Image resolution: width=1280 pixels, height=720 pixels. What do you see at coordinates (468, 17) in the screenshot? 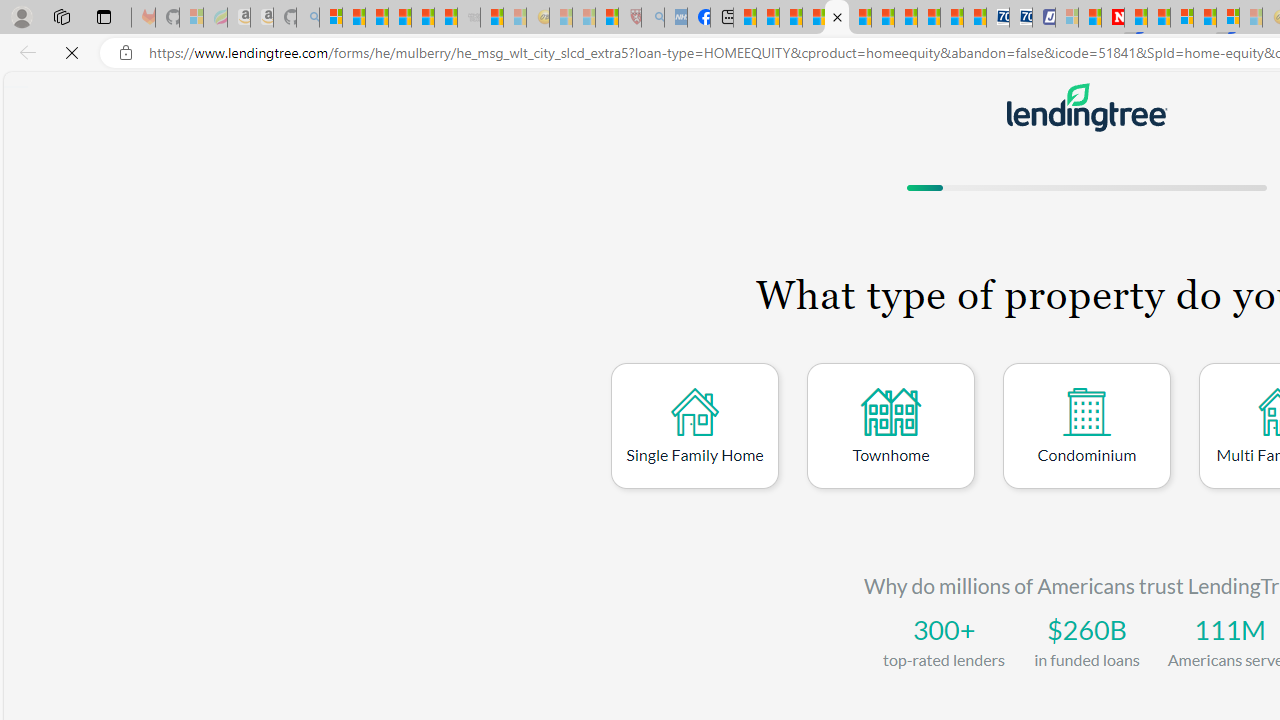
I see `'Combat Siege - Sleeping'` at bounding box center [468, 17].